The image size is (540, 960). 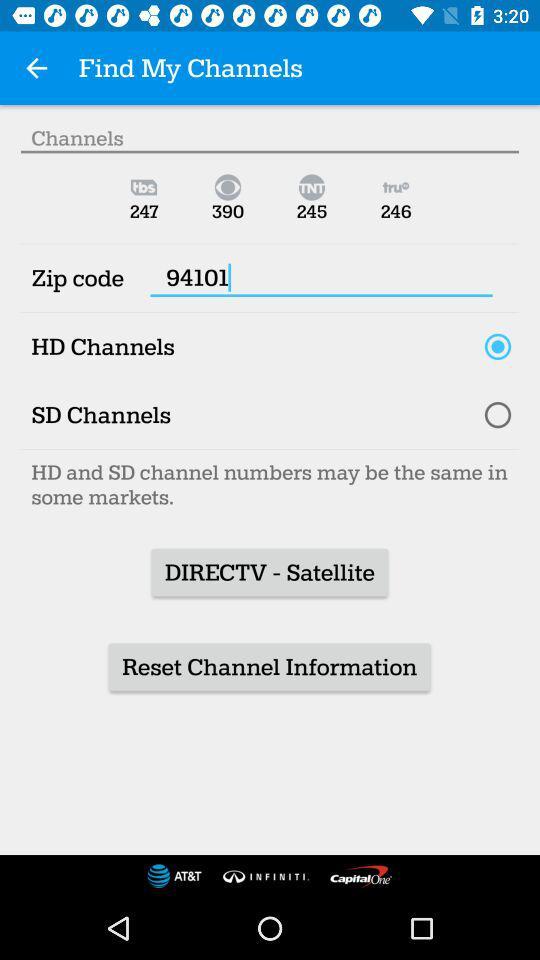 What do you see at coordinates (496, 346) in the screenshot?
I see `hd channel on` at bounding box center [496, 346].